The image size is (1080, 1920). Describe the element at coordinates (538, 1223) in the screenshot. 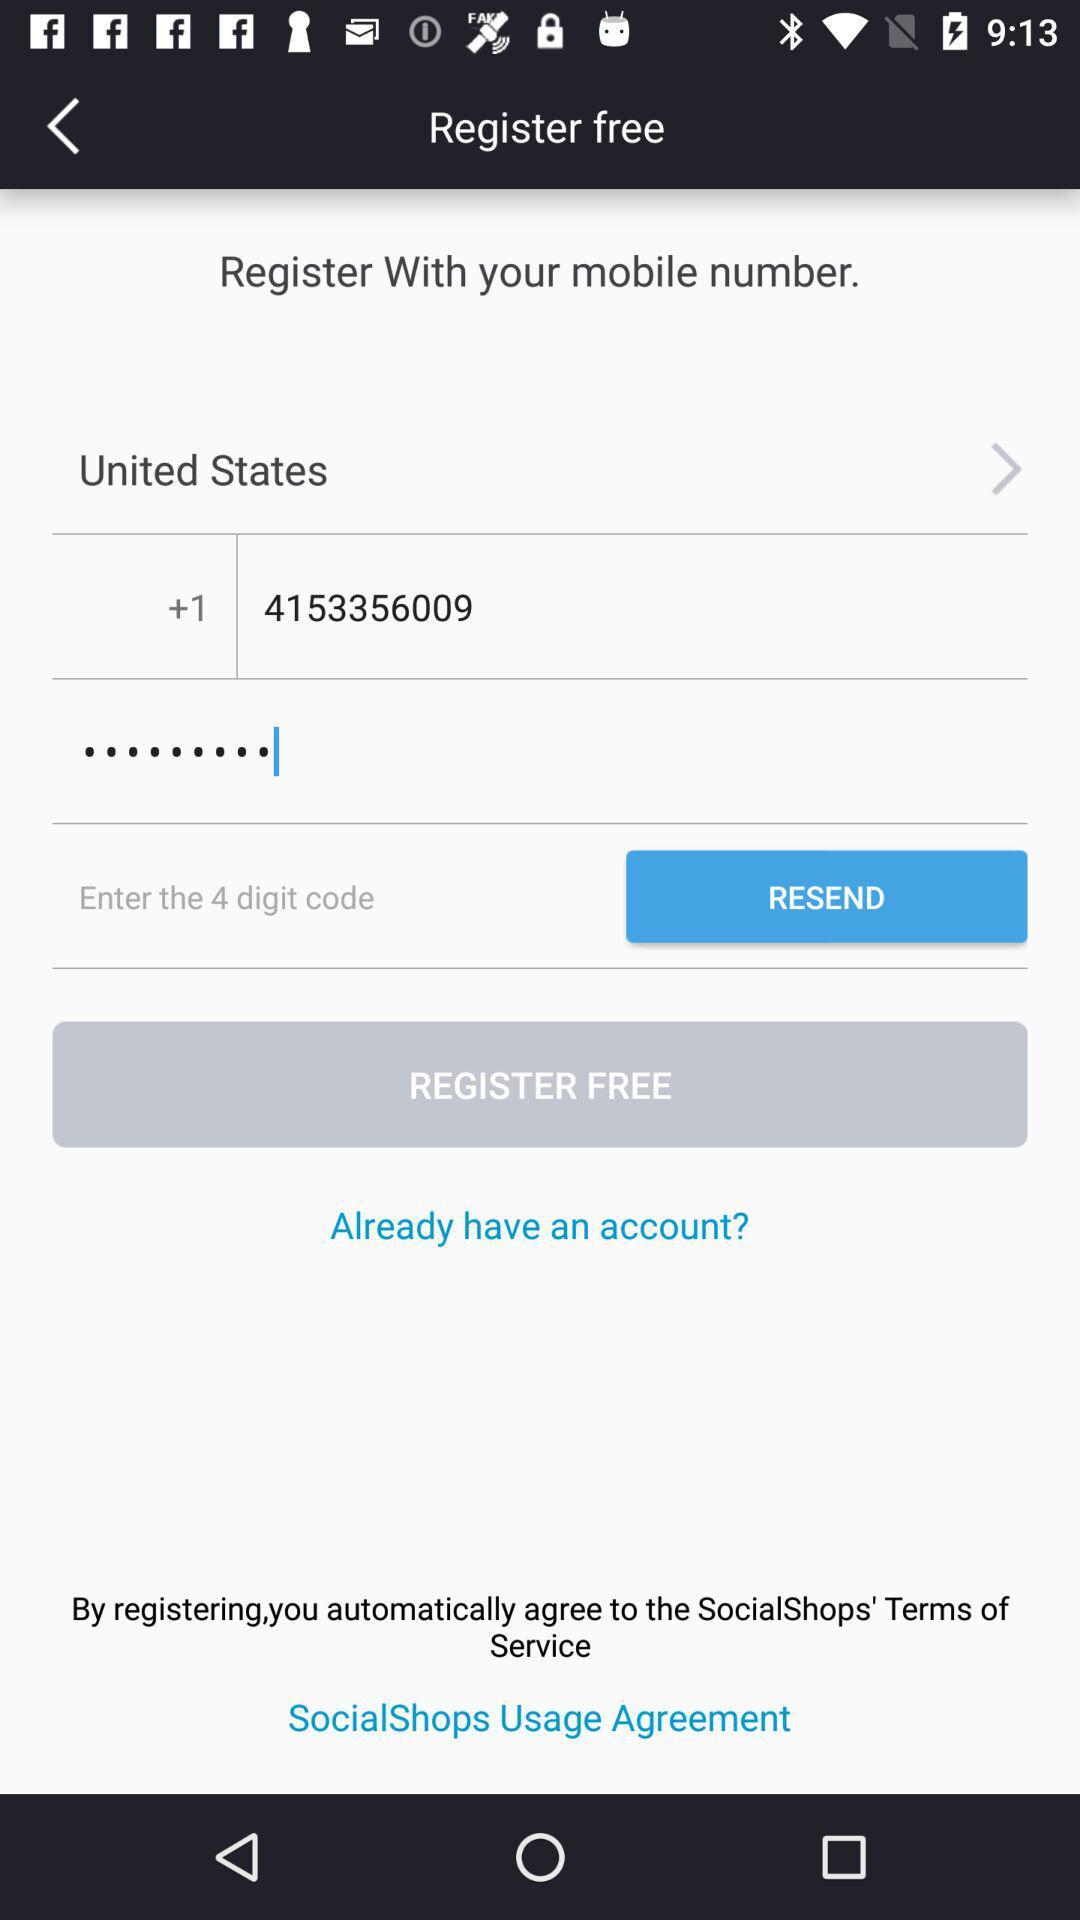

I see `the item below the register free icon` at that location.